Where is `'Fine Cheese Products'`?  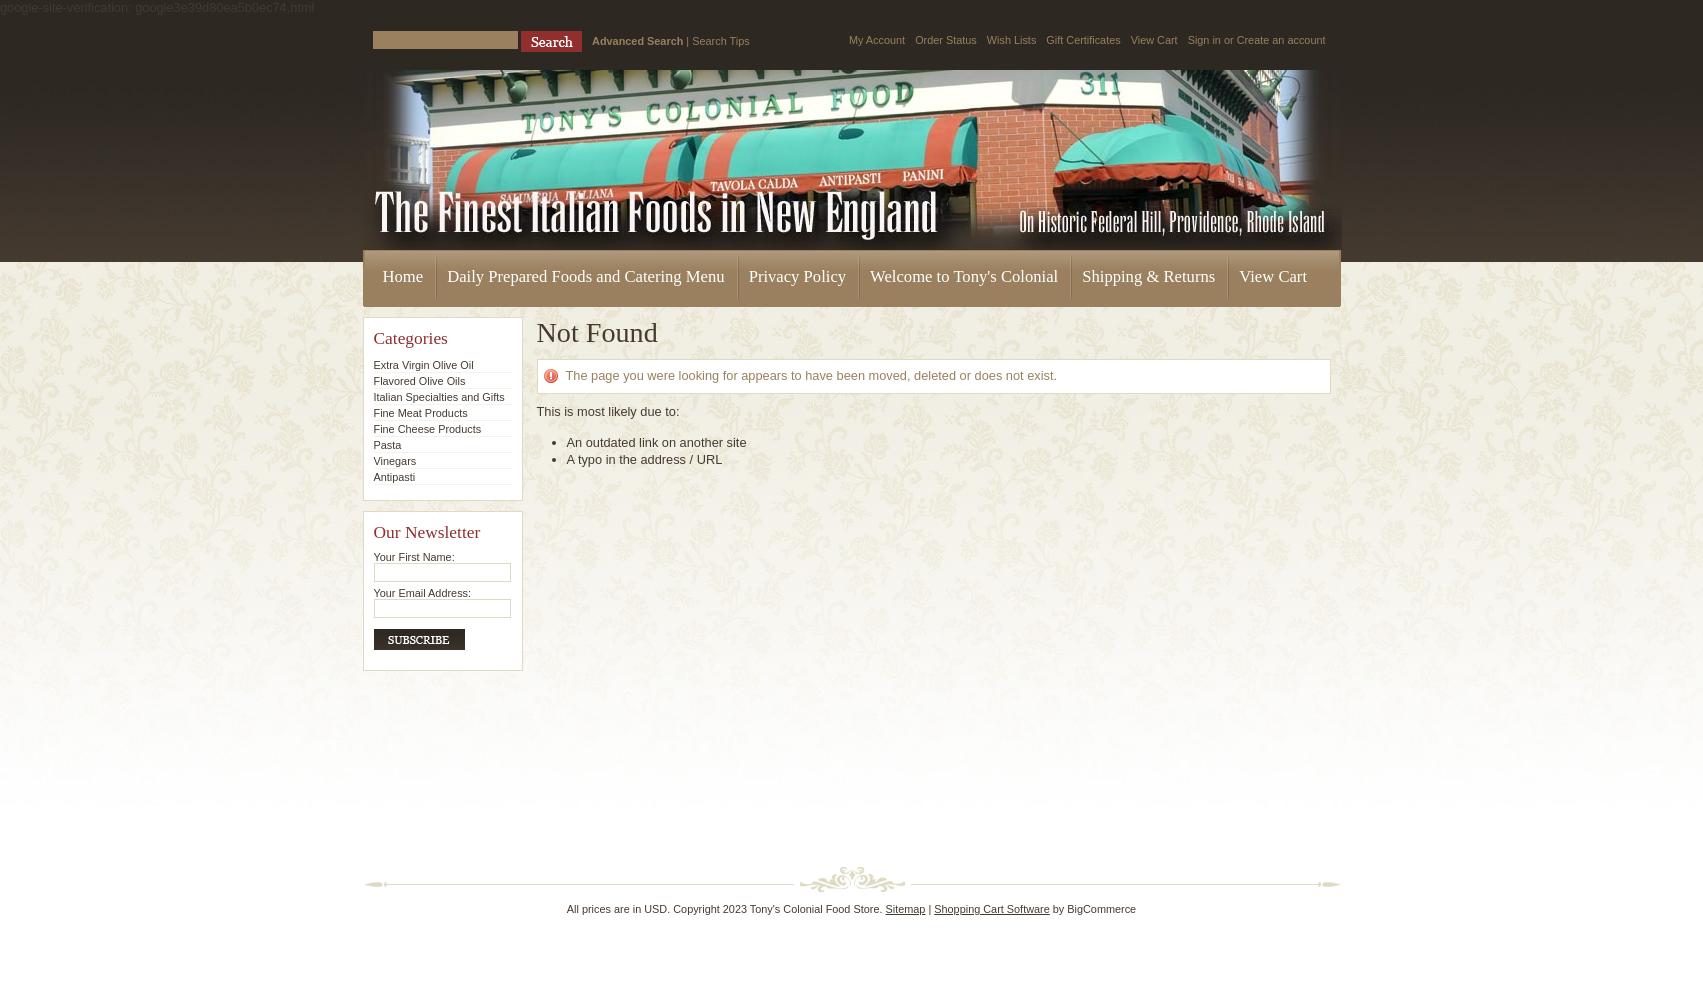 'Fine Cheese Products' is located at coordinates (426, 429).